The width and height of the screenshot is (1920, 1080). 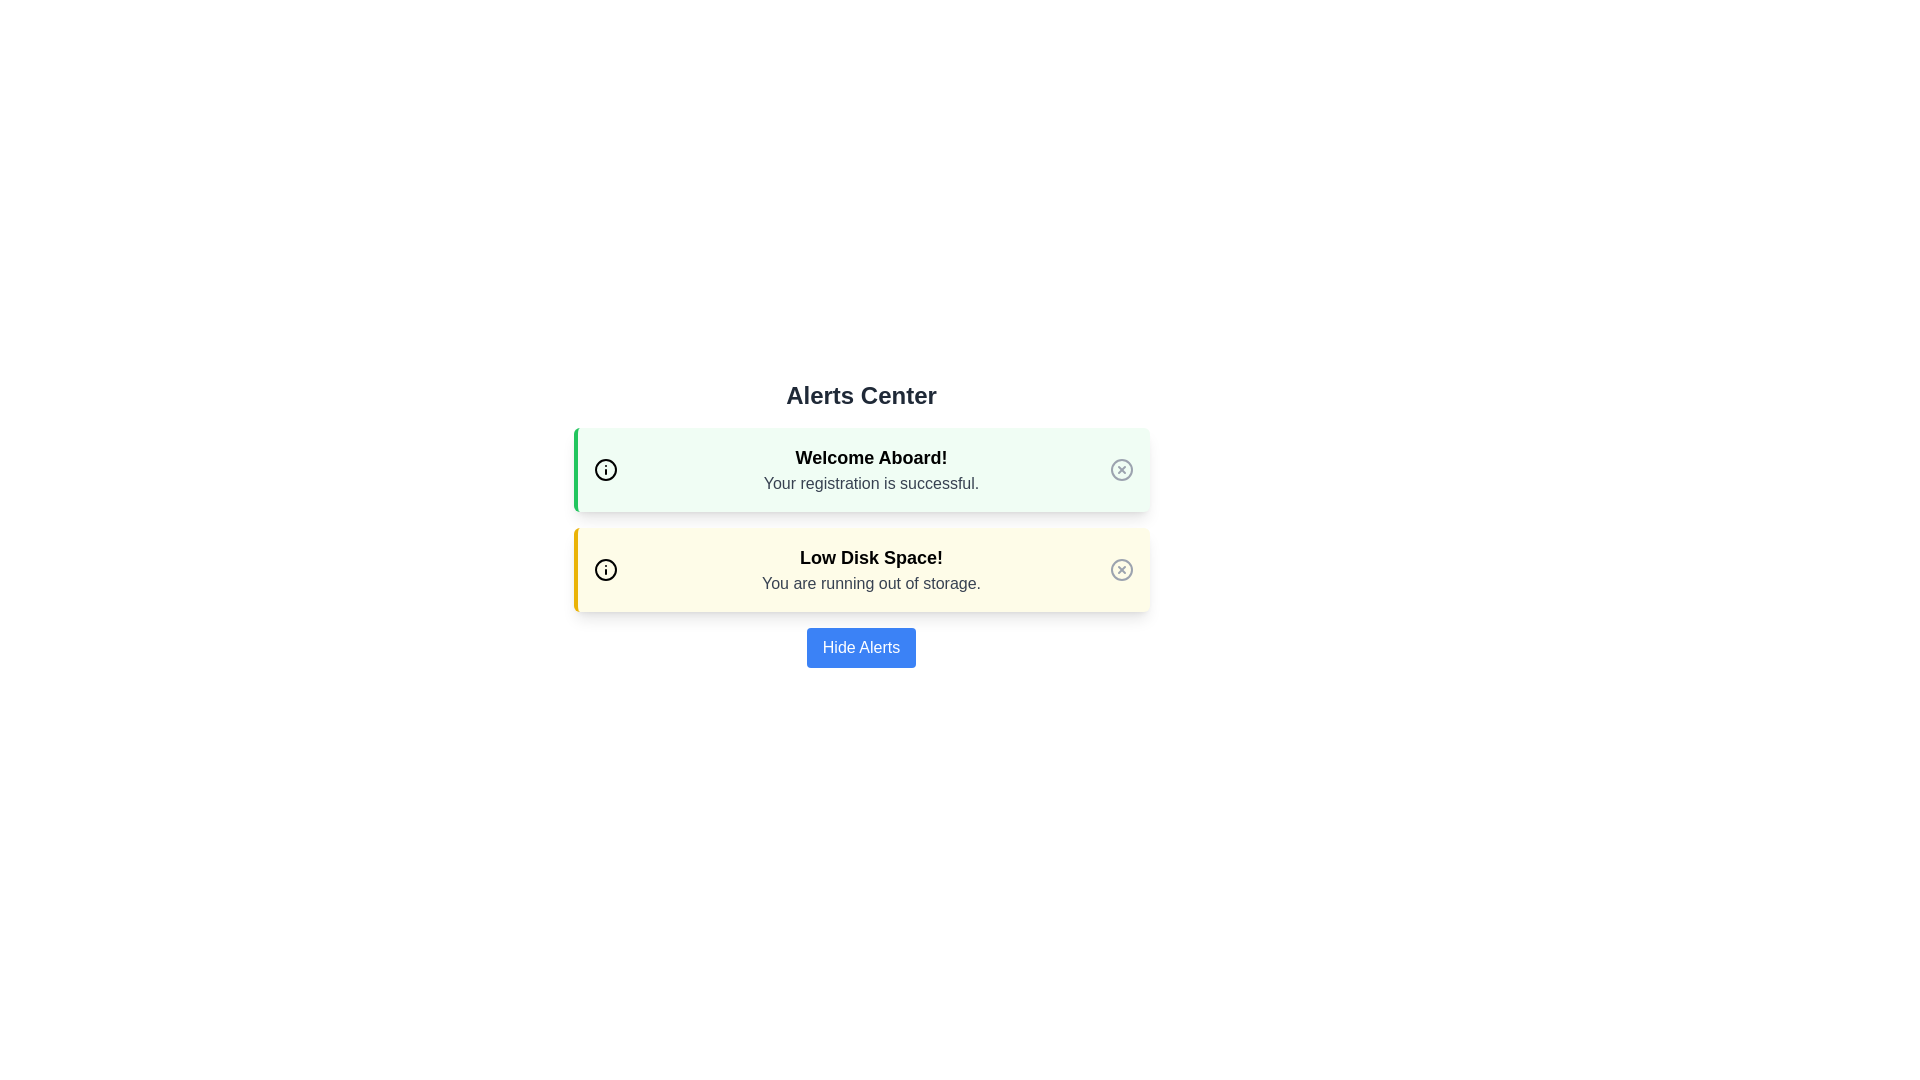 What do you see at coordinates (871, 570) in the screenshot?
I see `the 'Low Disk Space!' notification banner, which features bold text on a yellow background, located below the 'Welcome Aboard!' message` at bounding box center [871, 570].